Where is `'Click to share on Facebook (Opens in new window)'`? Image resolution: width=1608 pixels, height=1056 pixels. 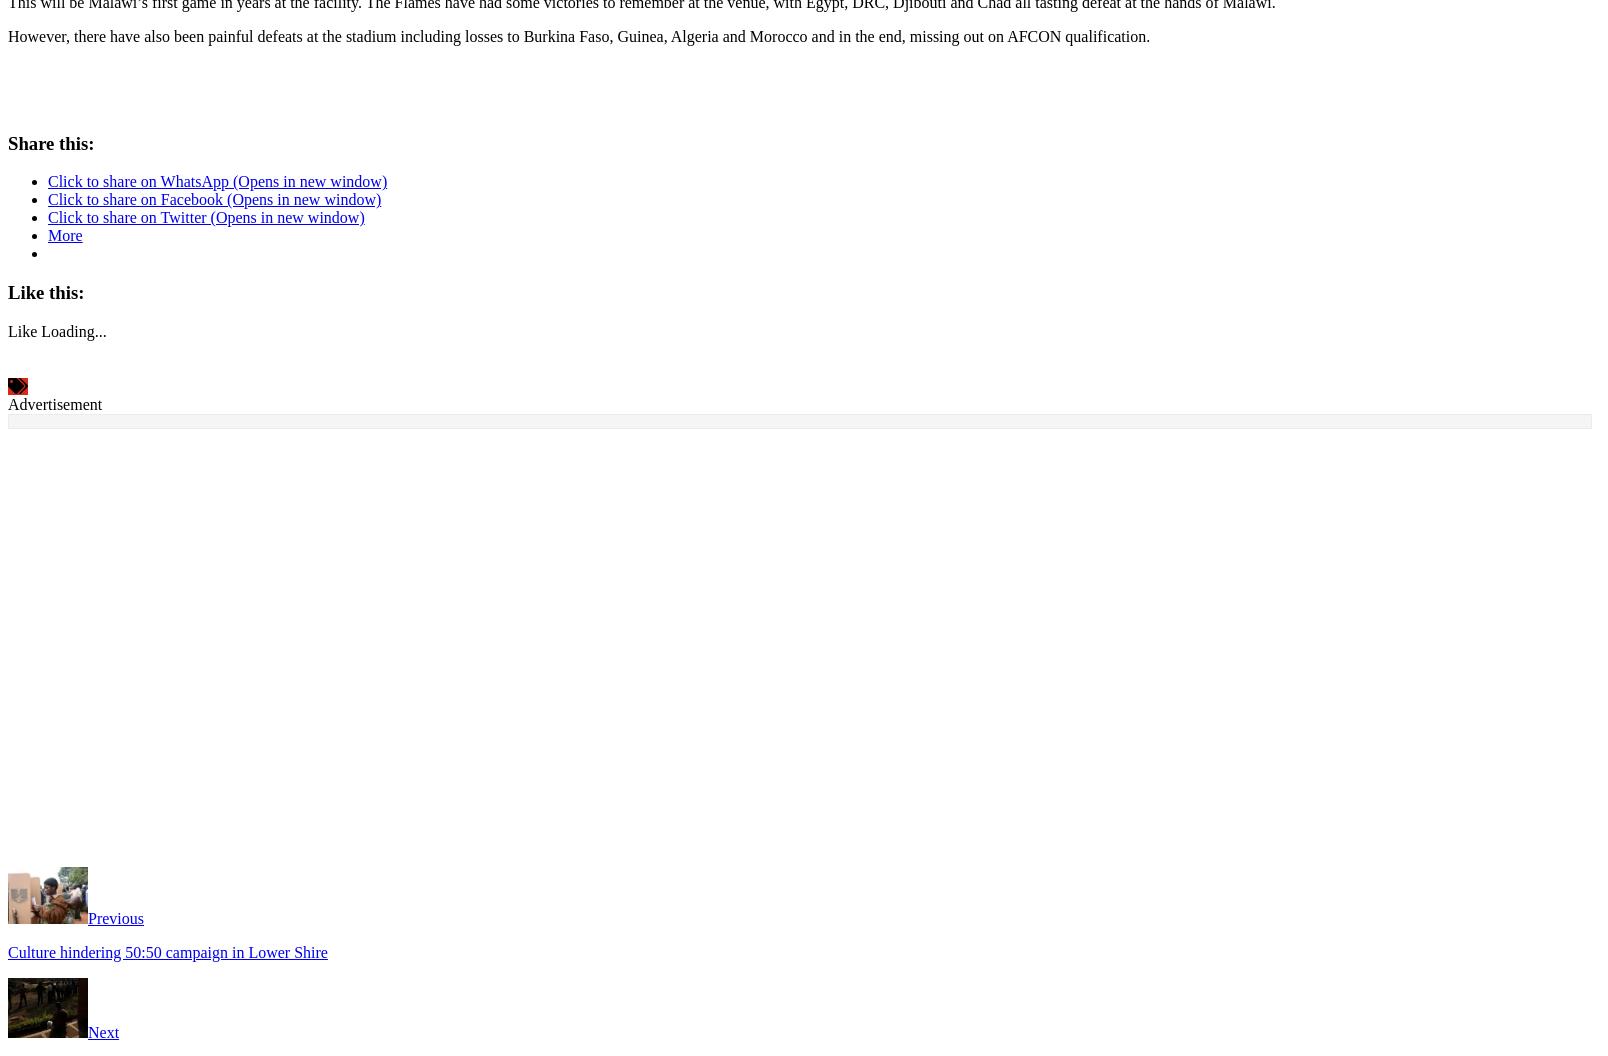 'Click to share on Facebook (Opens in new window)' is located at coordinates (214, 195).